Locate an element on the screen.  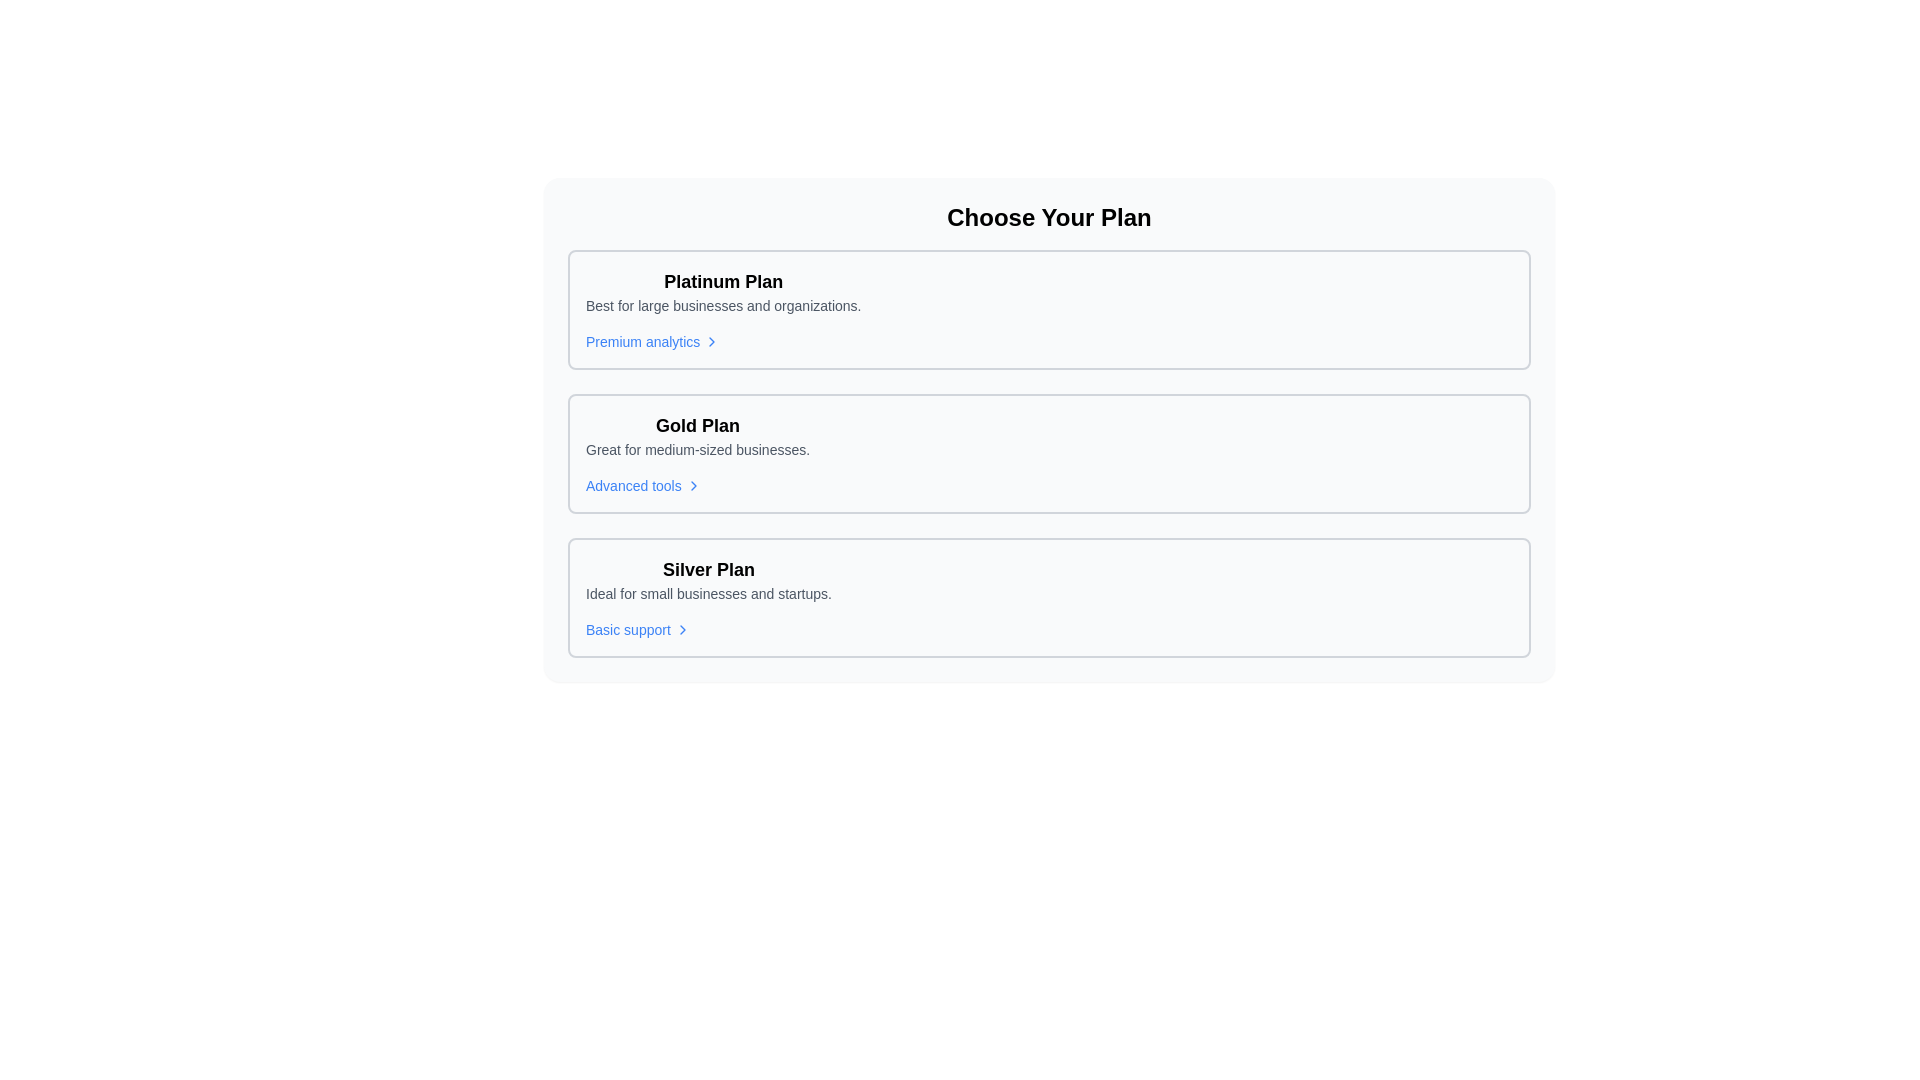
the top section of the 'Gold Plan' card that displays its name and description, which is the second card in a vertical stack of three options is located at coordinates (1048, 434).